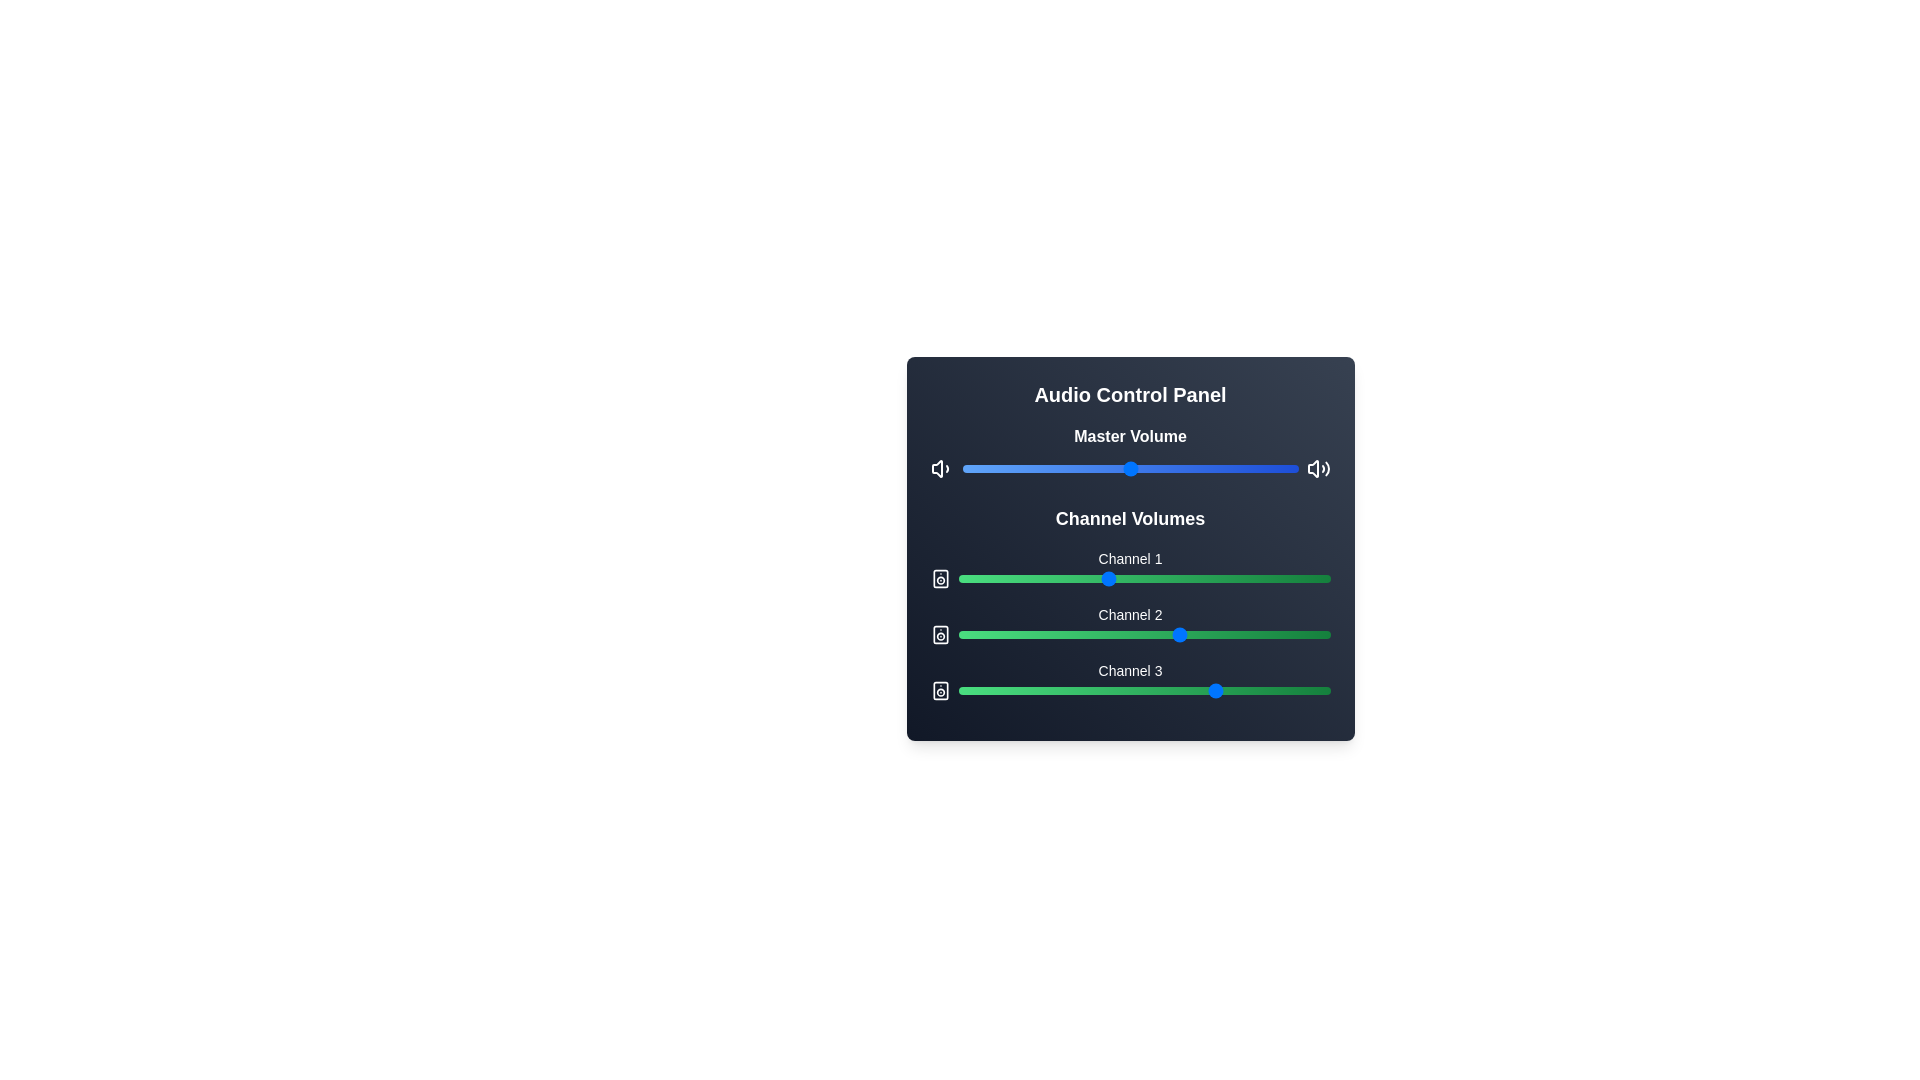 This screenshot has width=1920, height=1080. Describe the element at coordinates (1130, 435) in the screenshot. I see `the 'Master Volume' text label, which is styled with a bold, white font on a dark background, located at the top of the 'Audio Control Panel' section` at that location.